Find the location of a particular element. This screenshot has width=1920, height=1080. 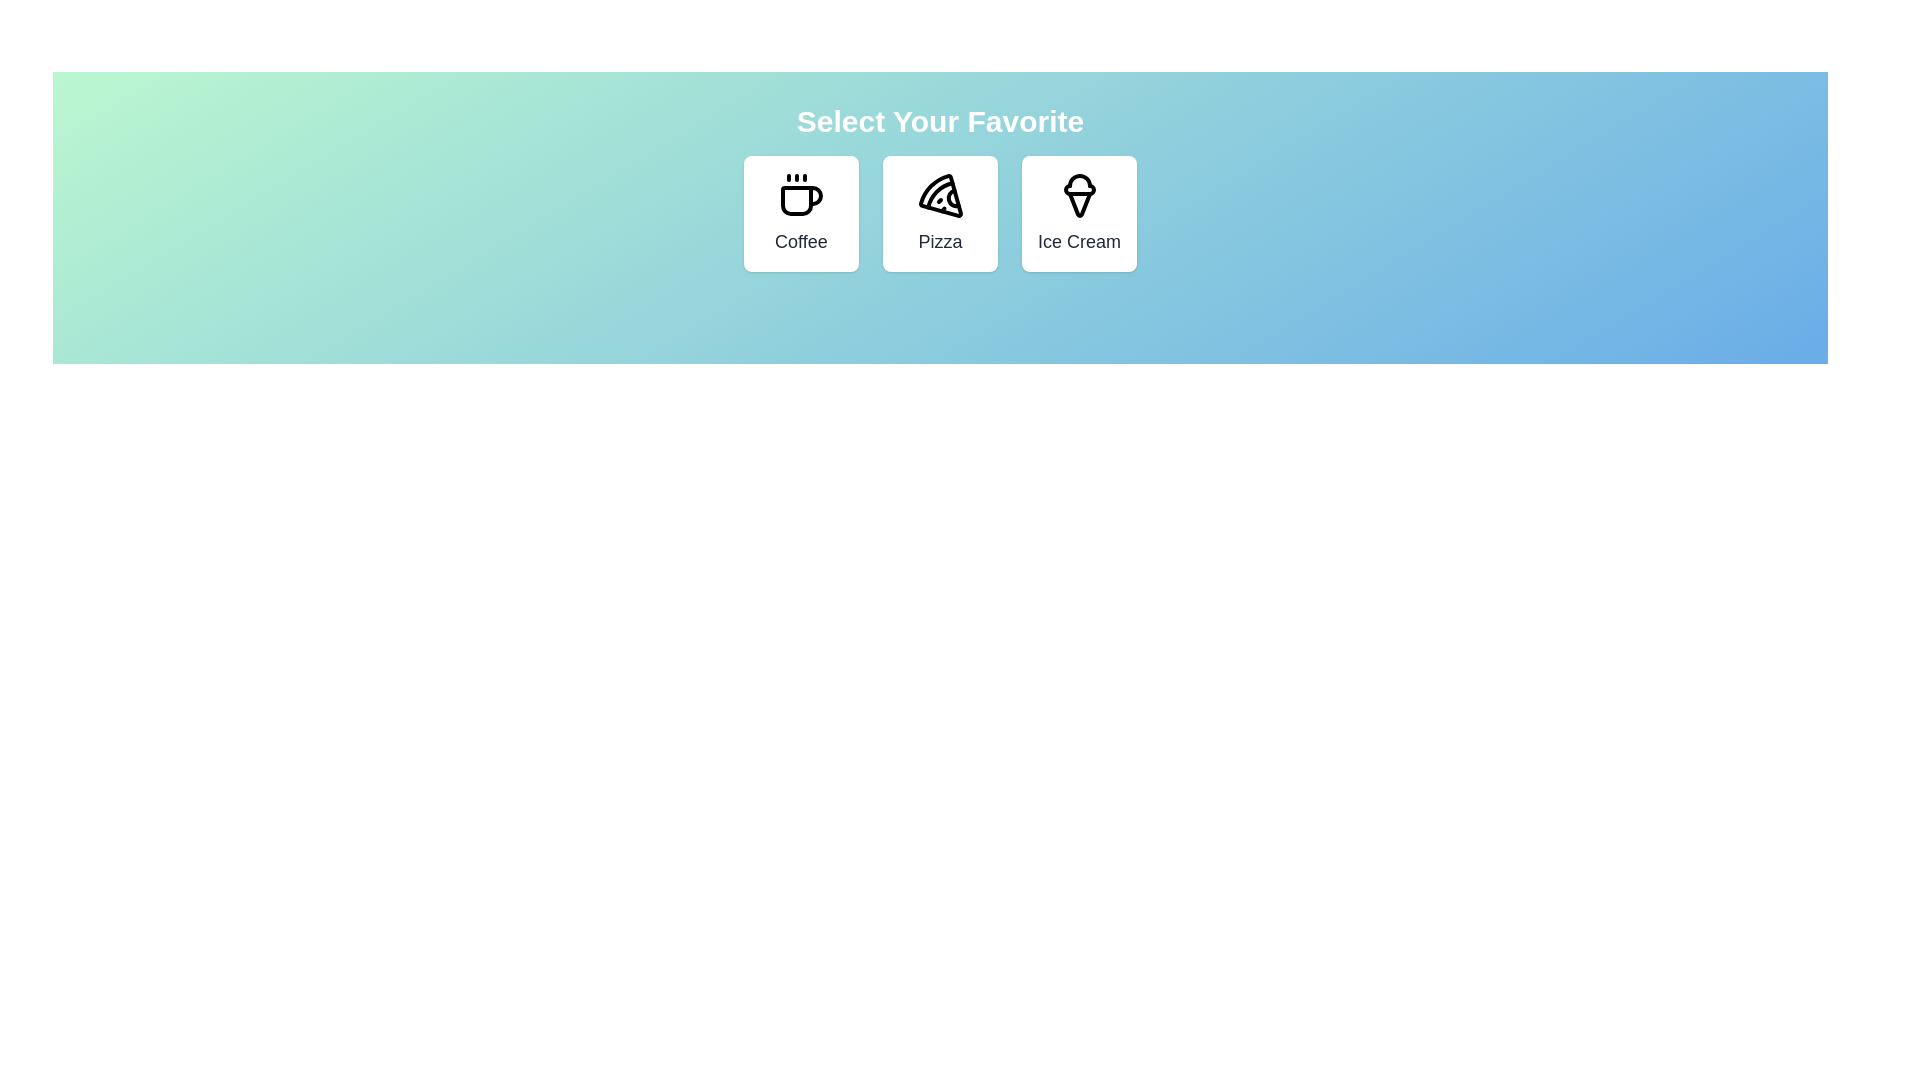

the Text label that describes the 'Pizza' option, located in the middle section of the interface, between 'Coffee' and 'Ice Cream', below the pizza icon is located at coordinates (939, 241).